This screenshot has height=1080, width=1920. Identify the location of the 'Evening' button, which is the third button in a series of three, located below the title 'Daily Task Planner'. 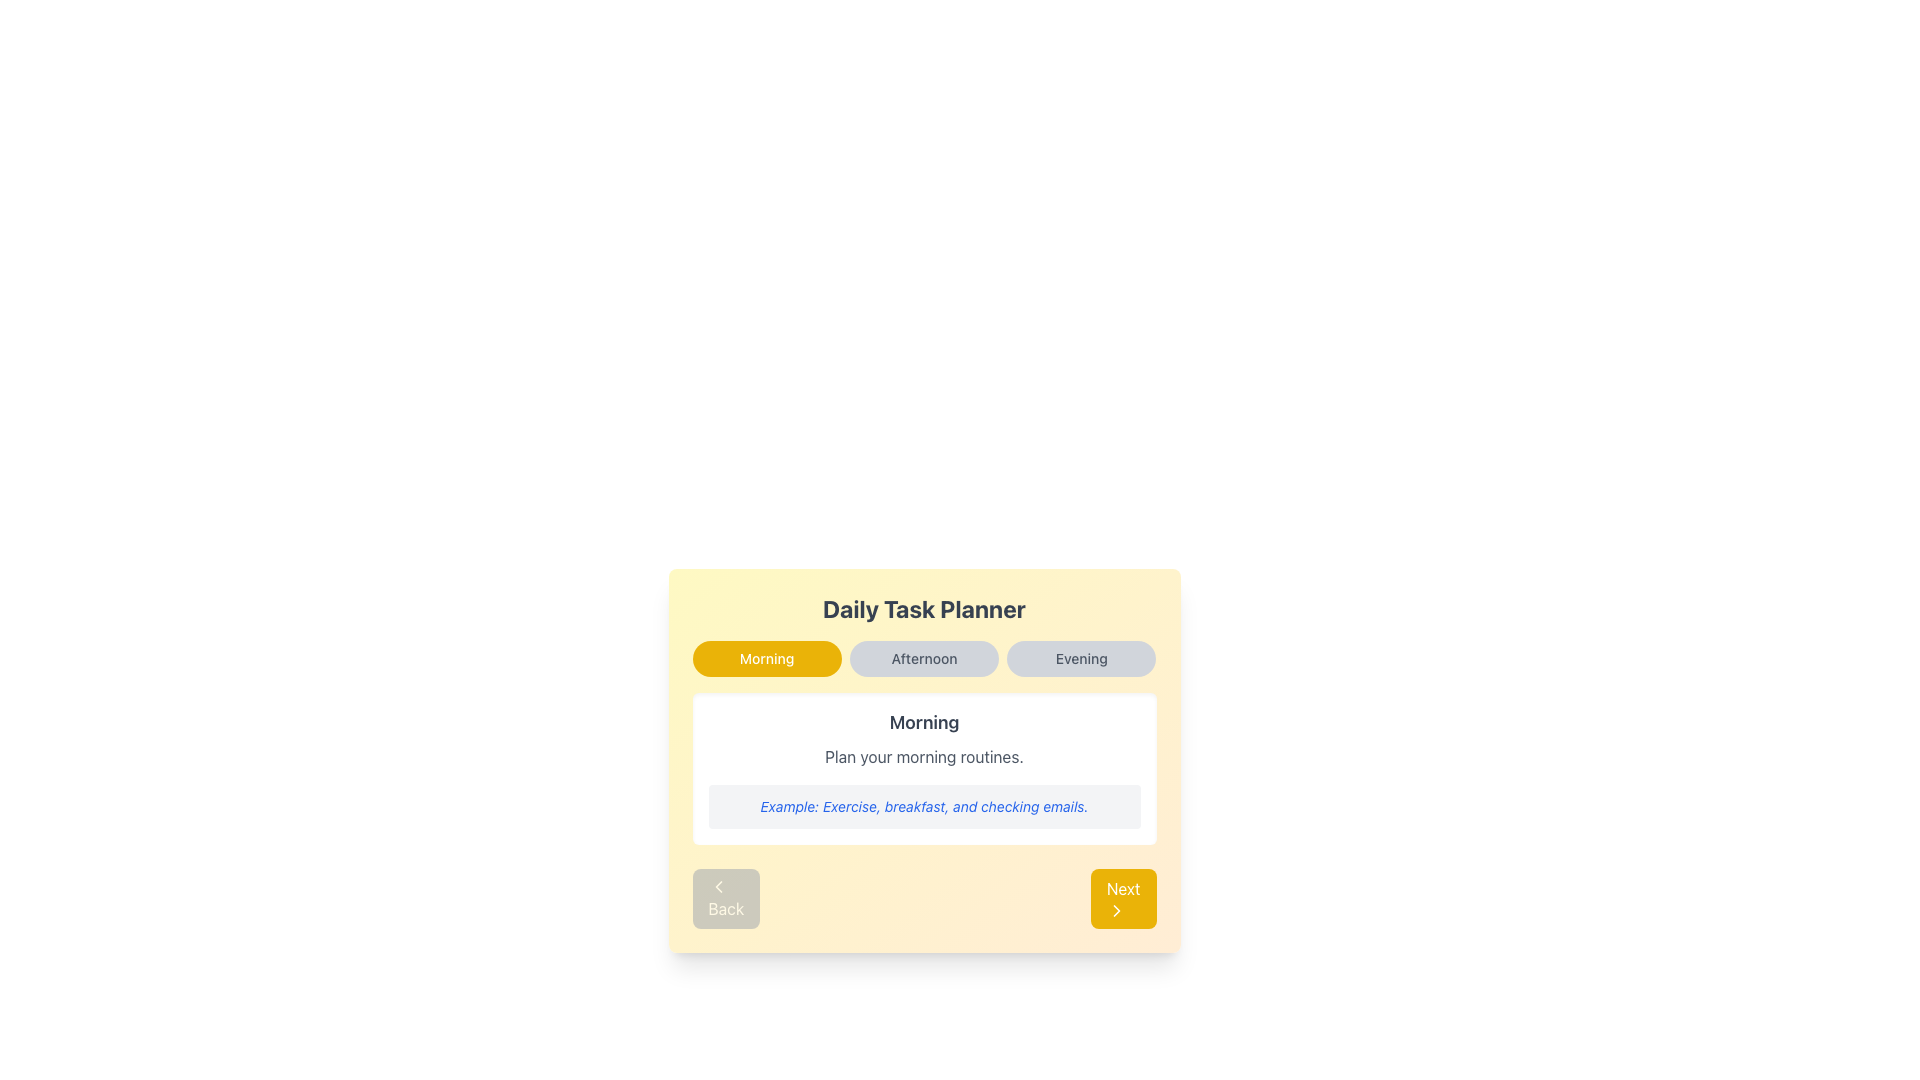
(1080, 659).